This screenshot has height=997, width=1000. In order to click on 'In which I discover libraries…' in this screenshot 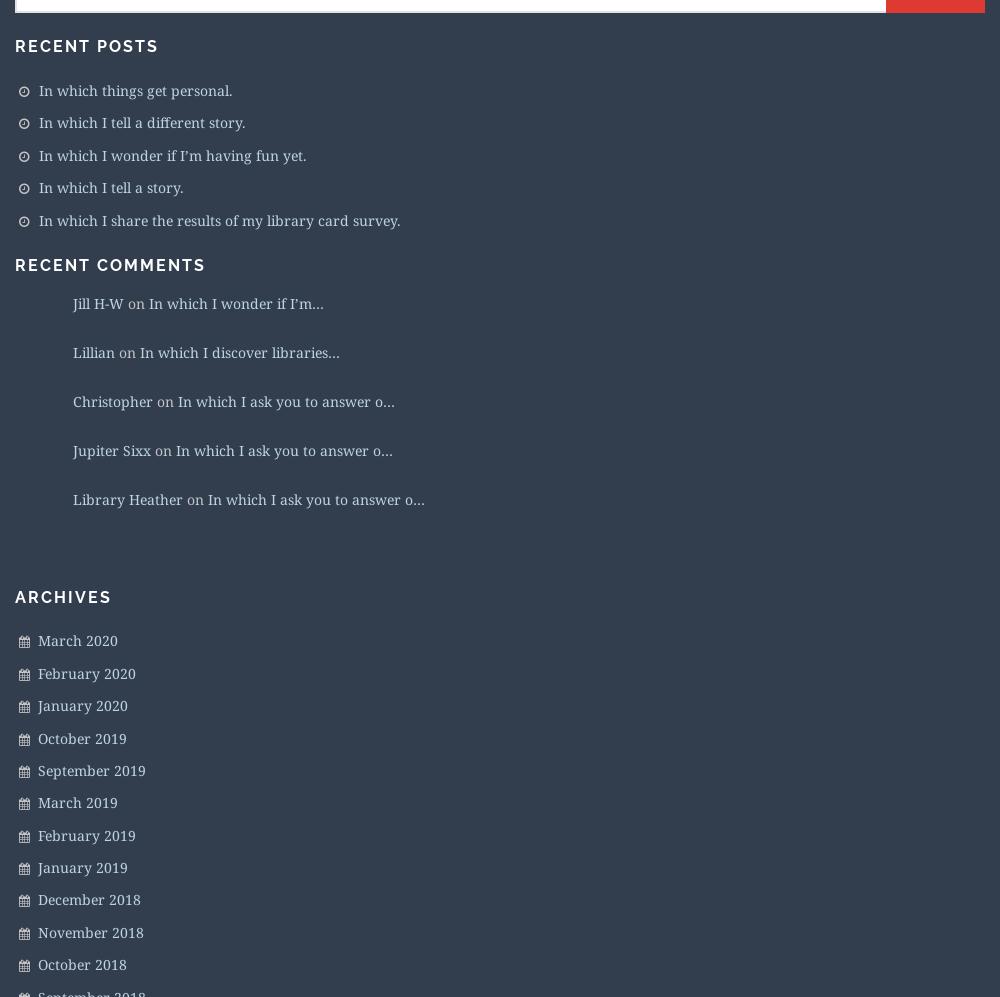, I will do `click(239, 350)`.